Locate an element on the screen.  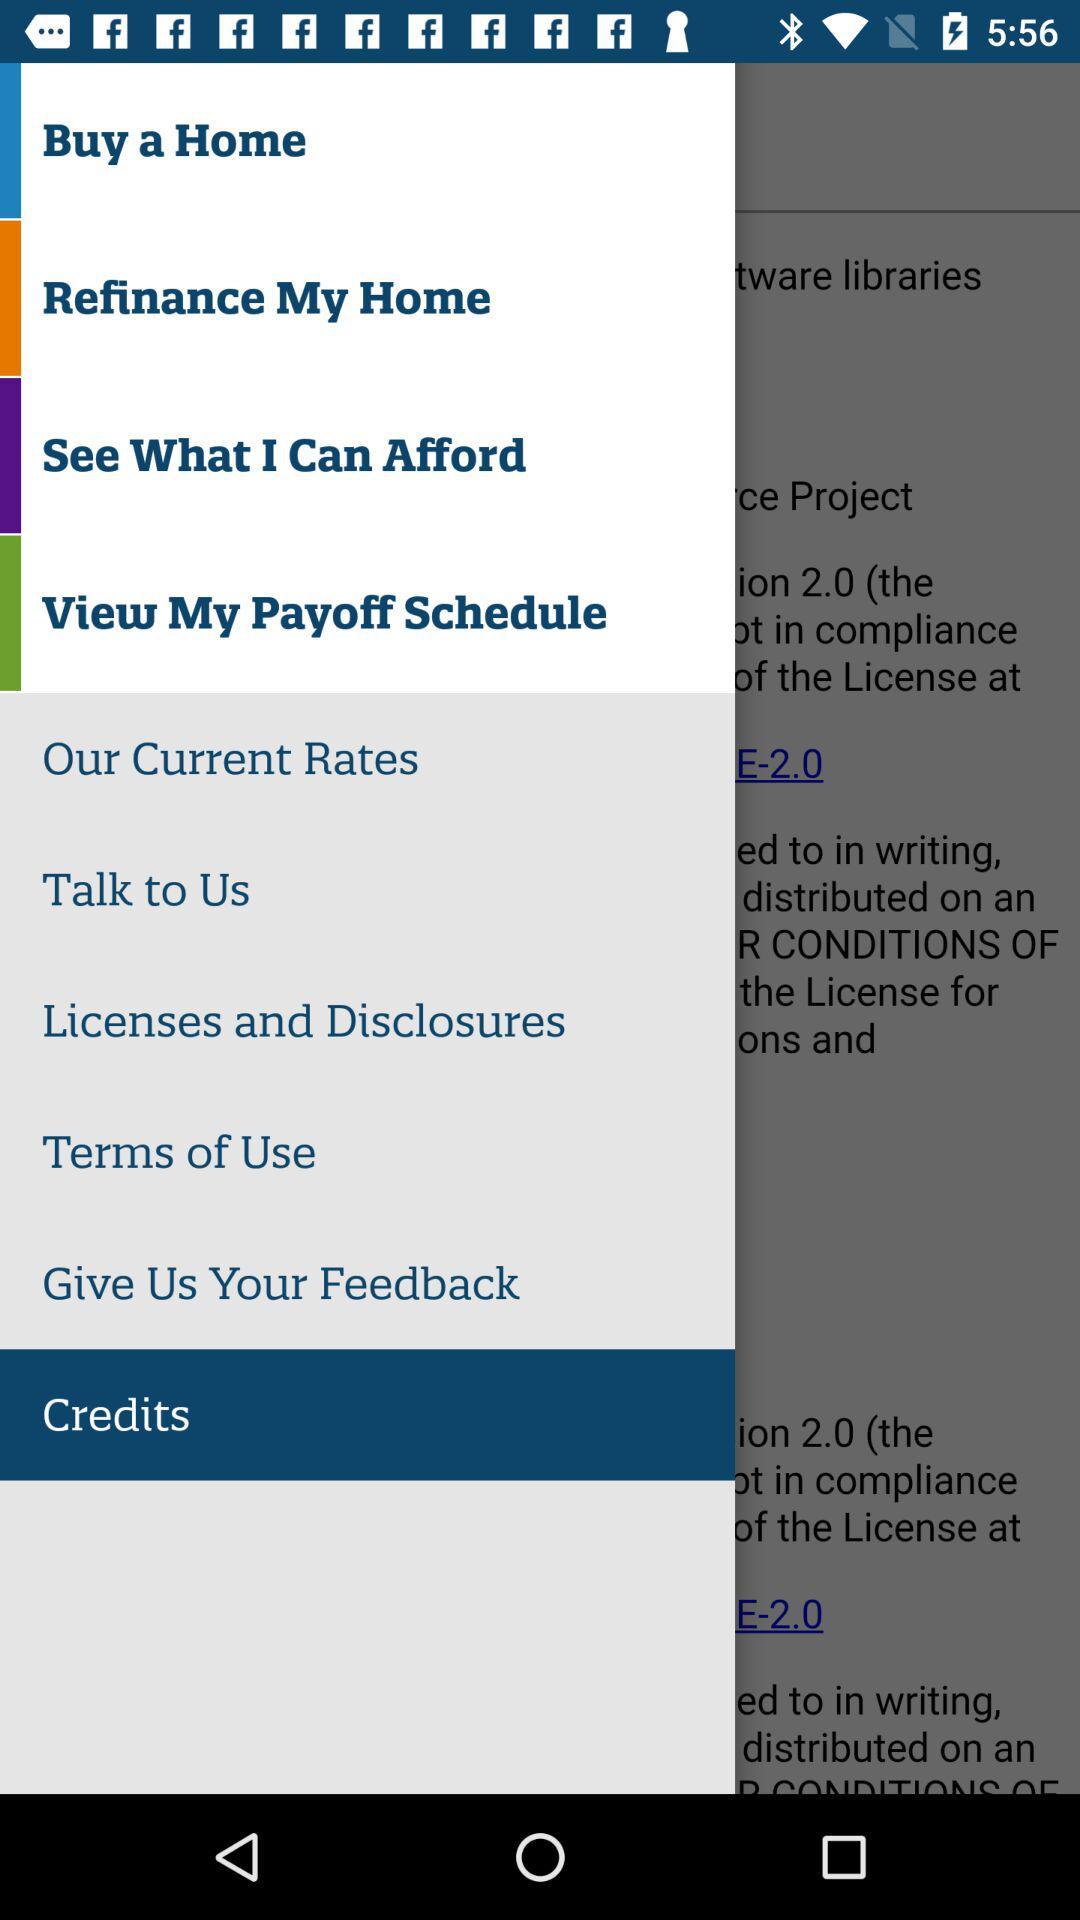
item below talk to us is located at coordinates (388, 1021).